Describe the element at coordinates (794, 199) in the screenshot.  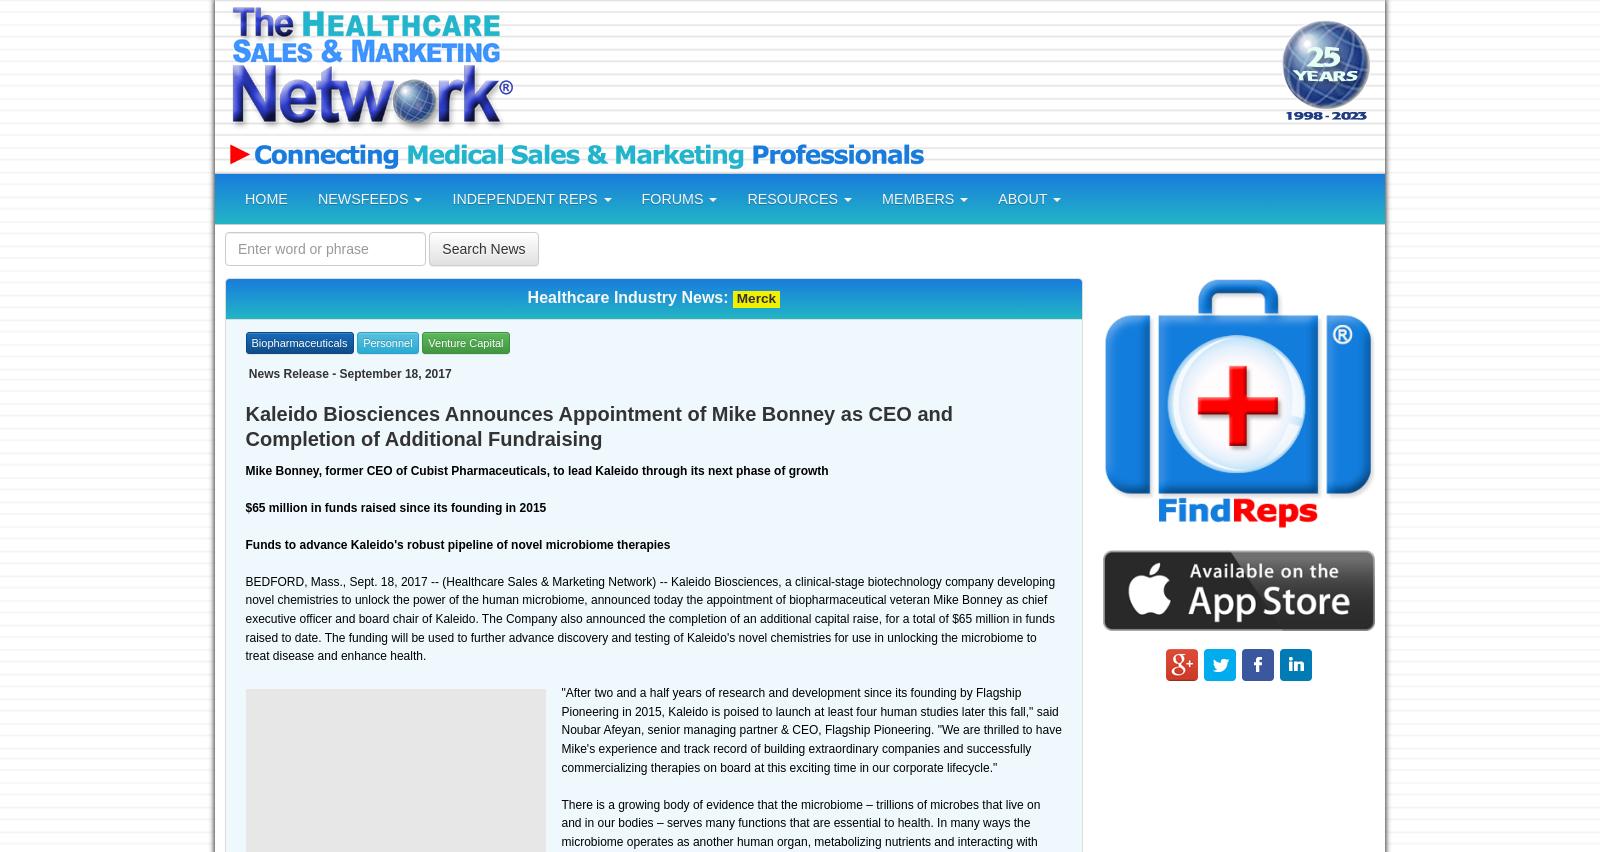
I see `'RESOURCES'` at that location.